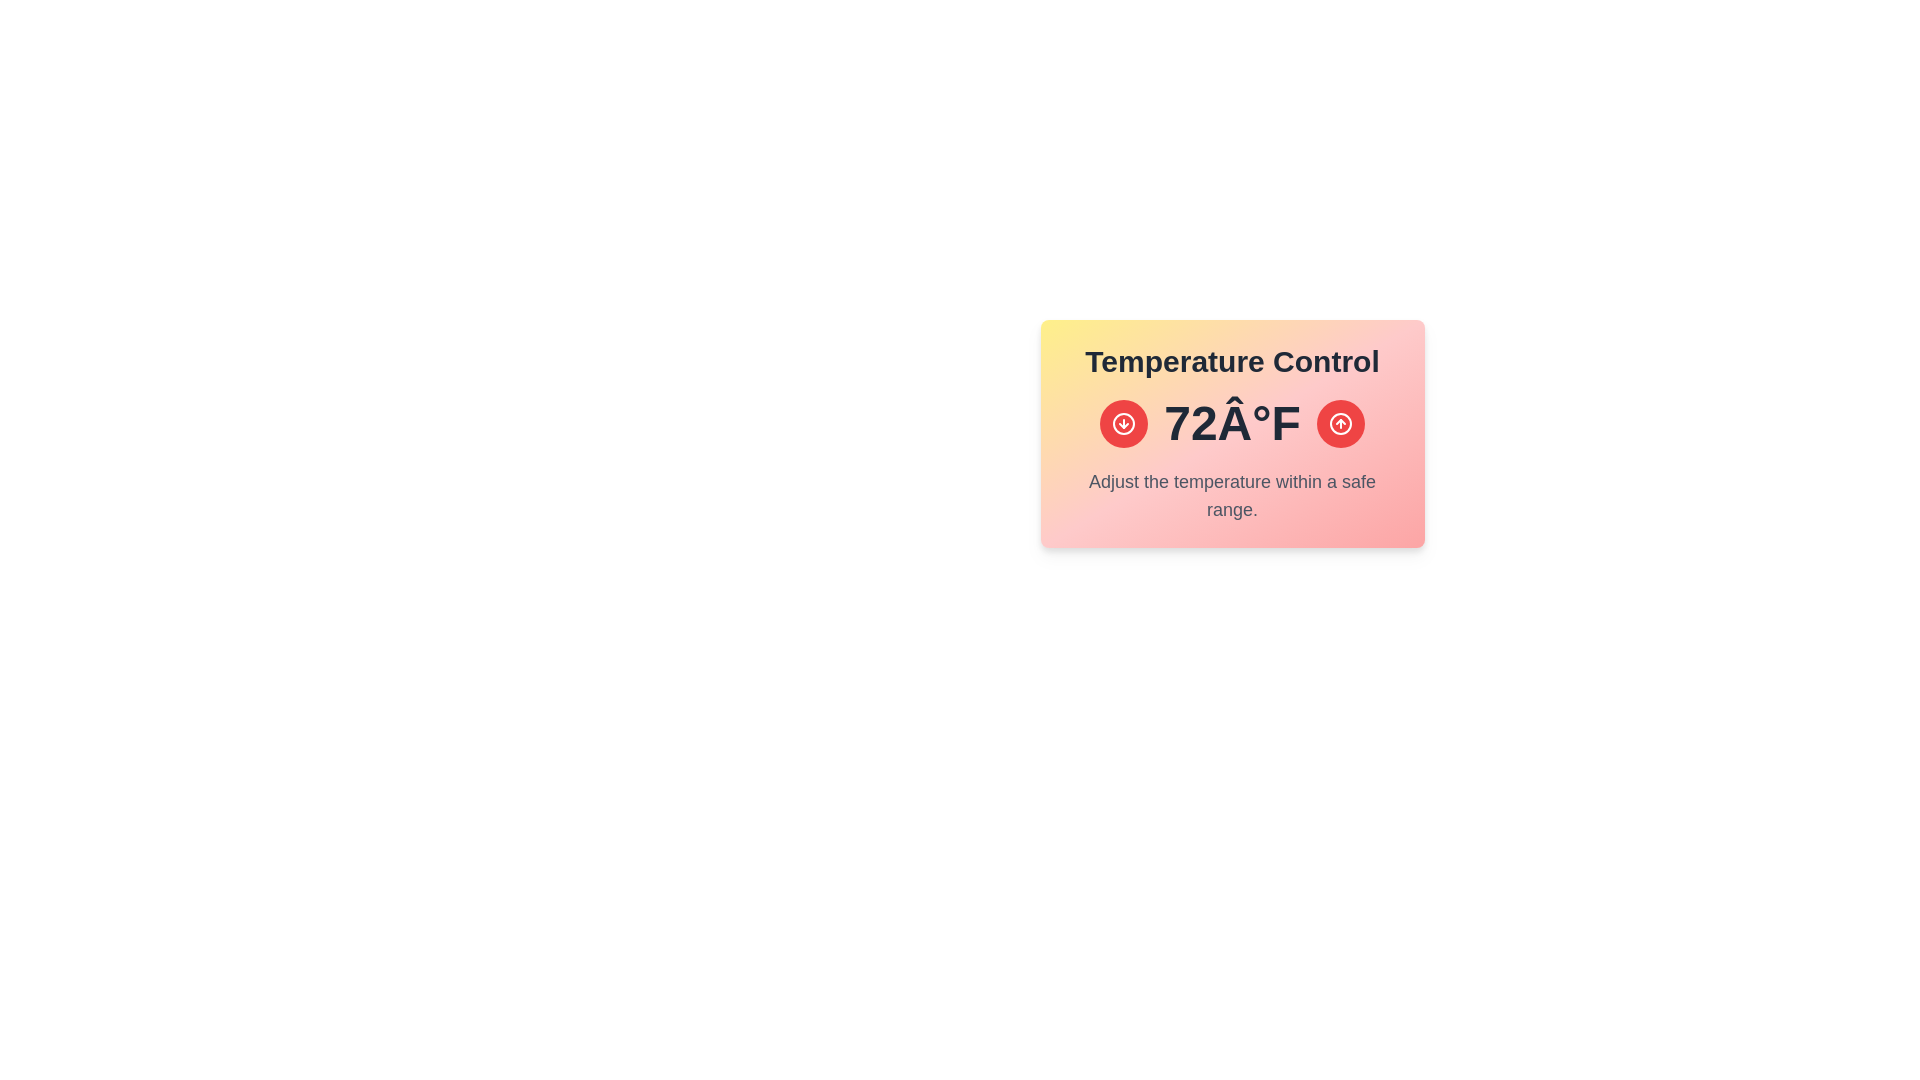  I want to click on the down arrow button to decrease the temperature, so click(1124, 423).